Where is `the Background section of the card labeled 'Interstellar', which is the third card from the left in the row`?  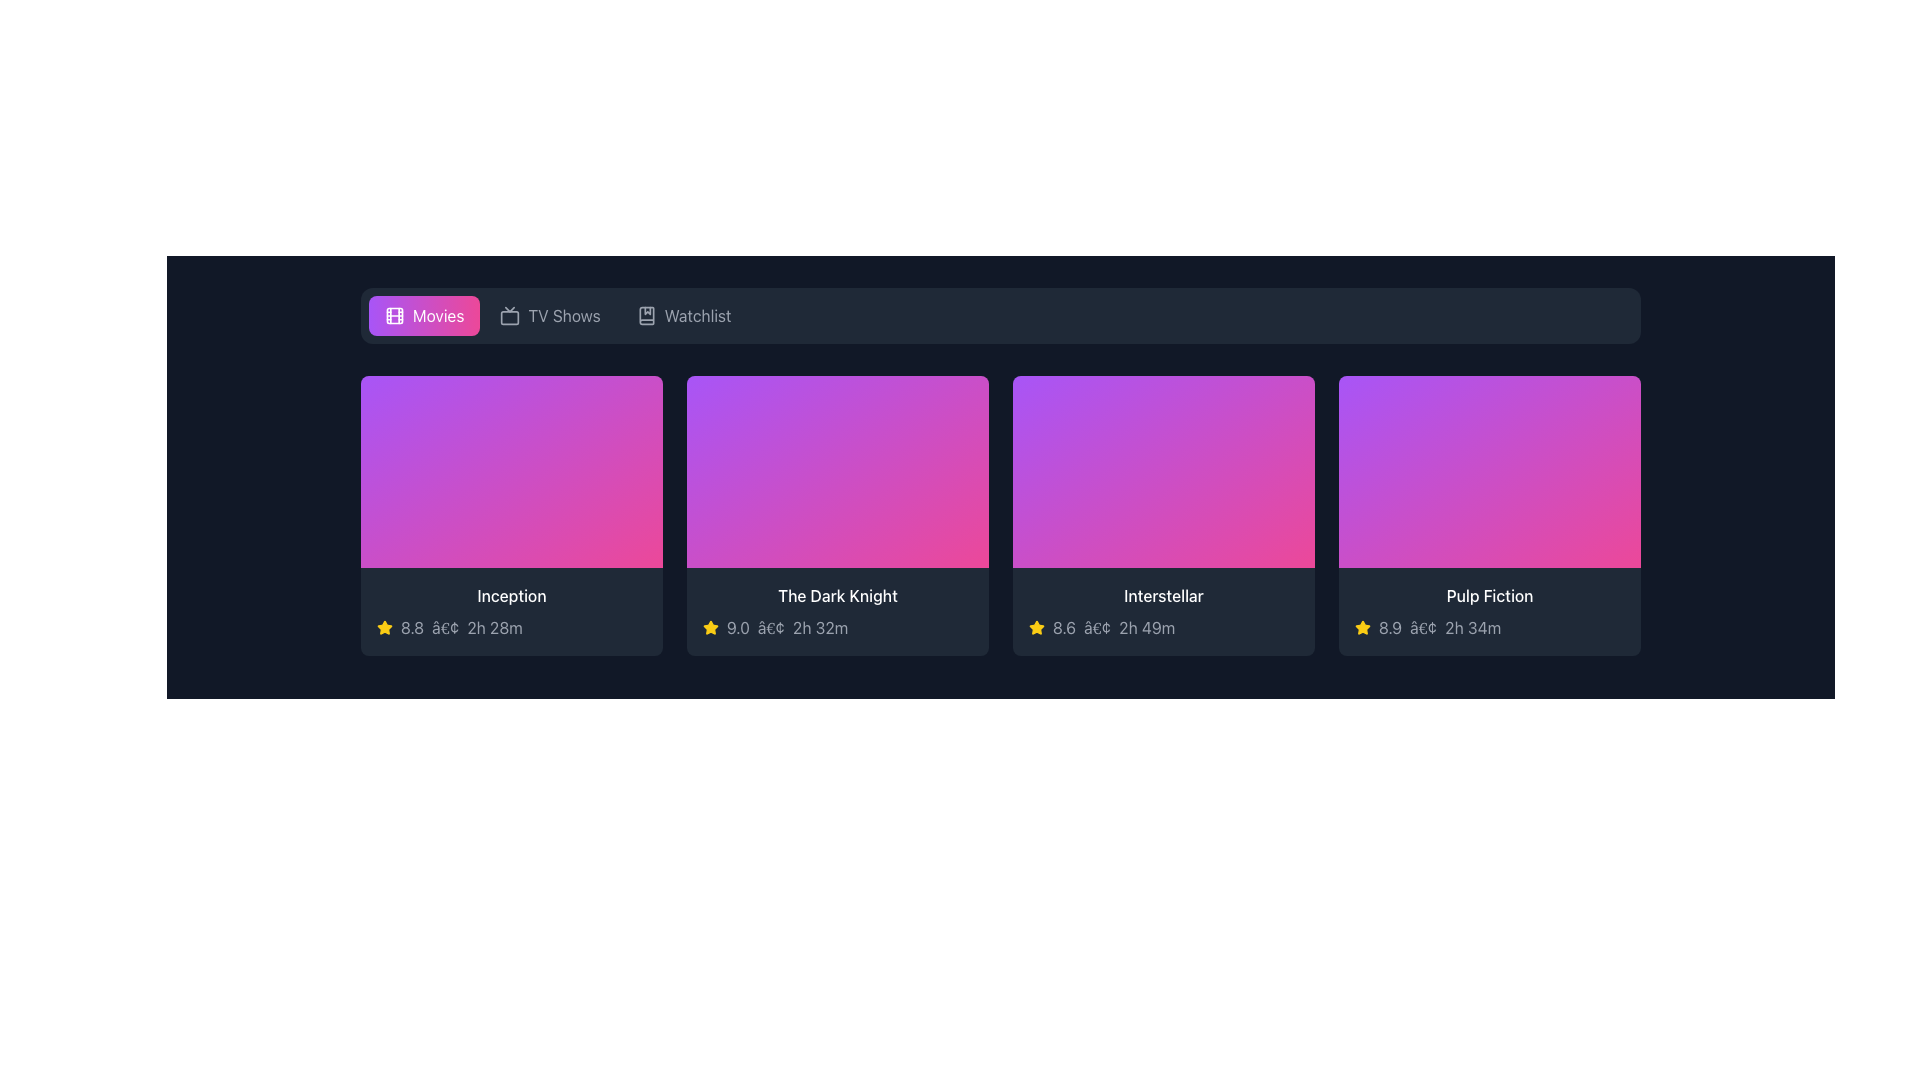 the Background section of the card labeled 'Interstellar', which is the third card from the left in the row is located at coordinates (1163, 471).